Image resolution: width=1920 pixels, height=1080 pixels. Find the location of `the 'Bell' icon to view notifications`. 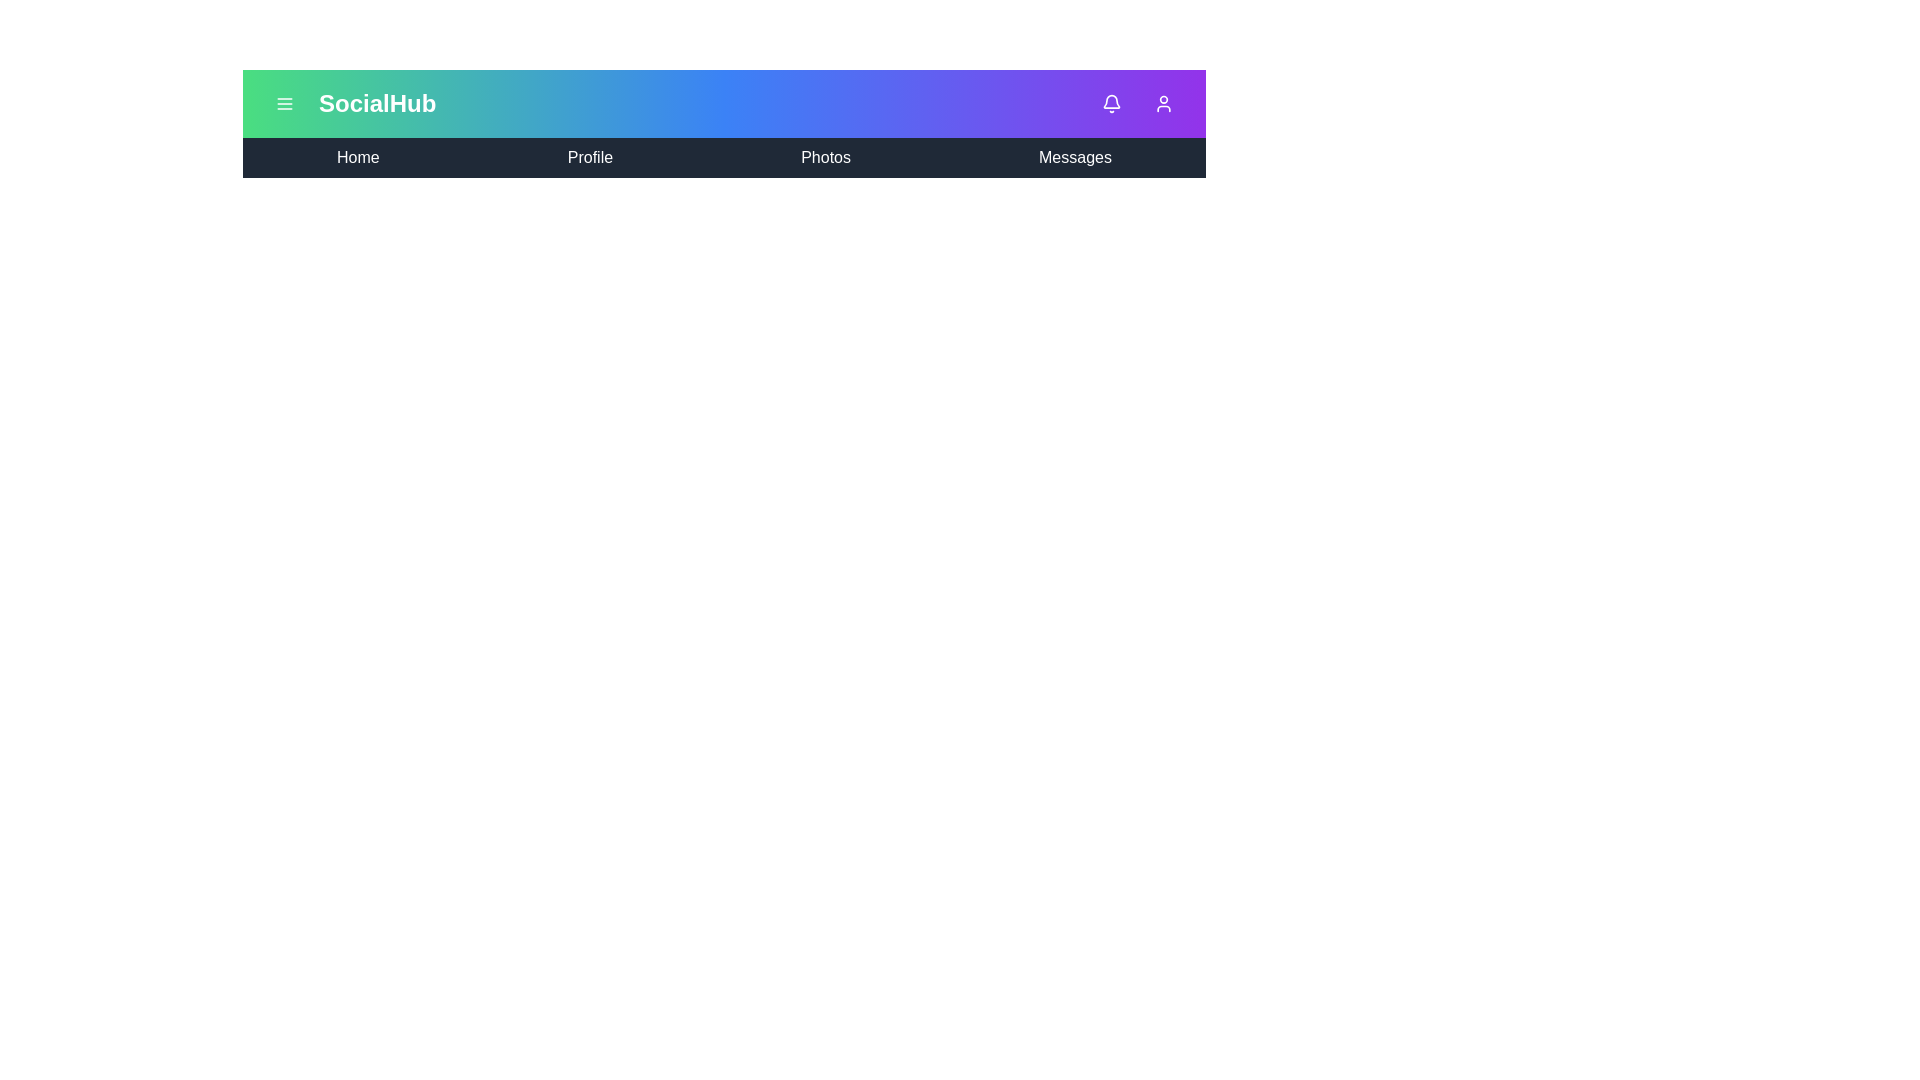

the 'Bell' icon to view notifications is located at coordinates (1111, 104).